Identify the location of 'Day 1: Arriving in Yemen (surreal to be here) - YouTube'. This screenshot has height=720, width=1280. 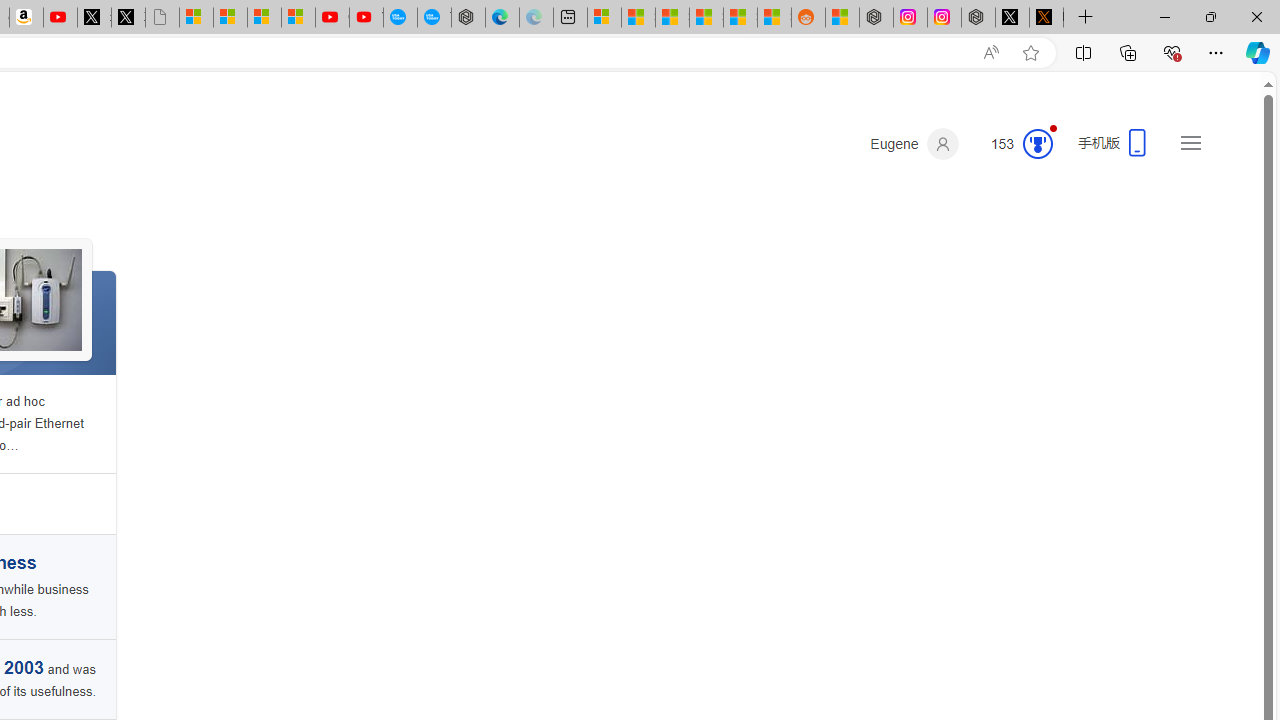
(60, 17).